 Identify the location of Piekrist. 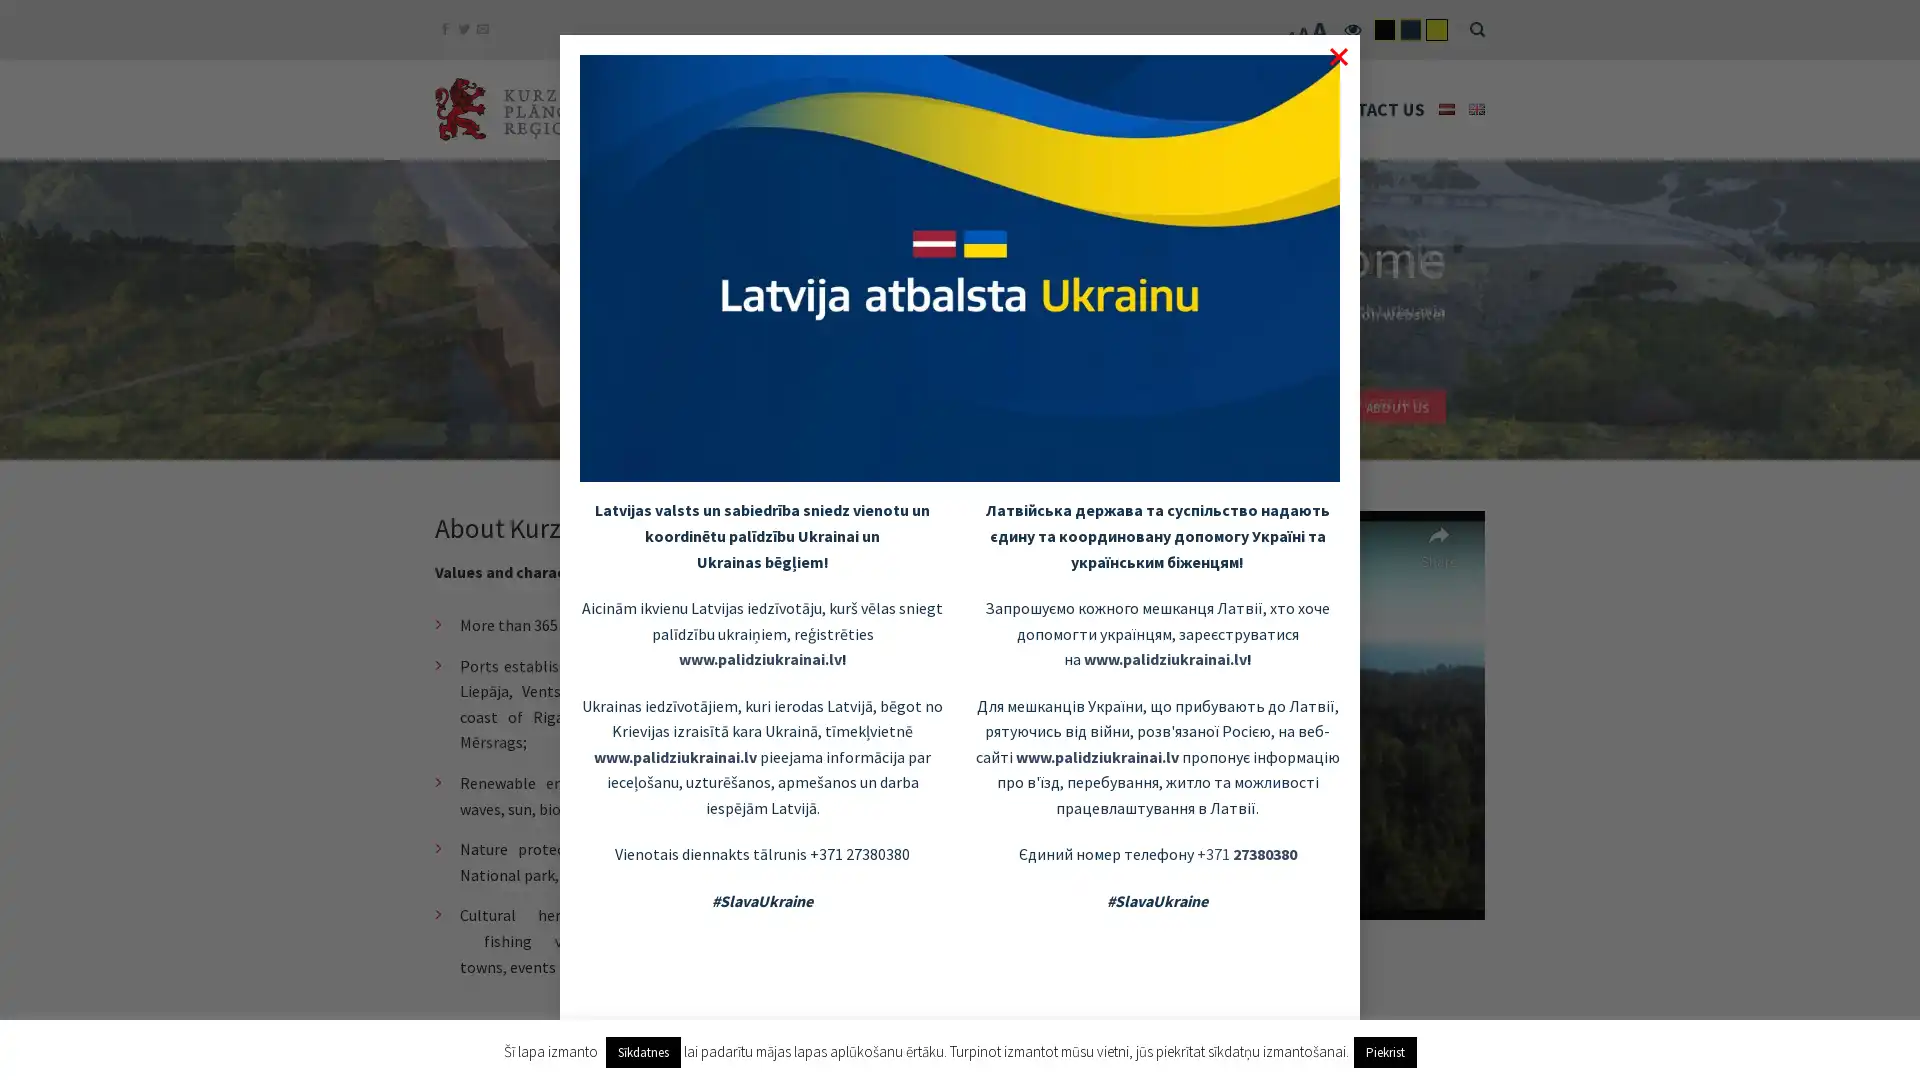
(1383, 1051).